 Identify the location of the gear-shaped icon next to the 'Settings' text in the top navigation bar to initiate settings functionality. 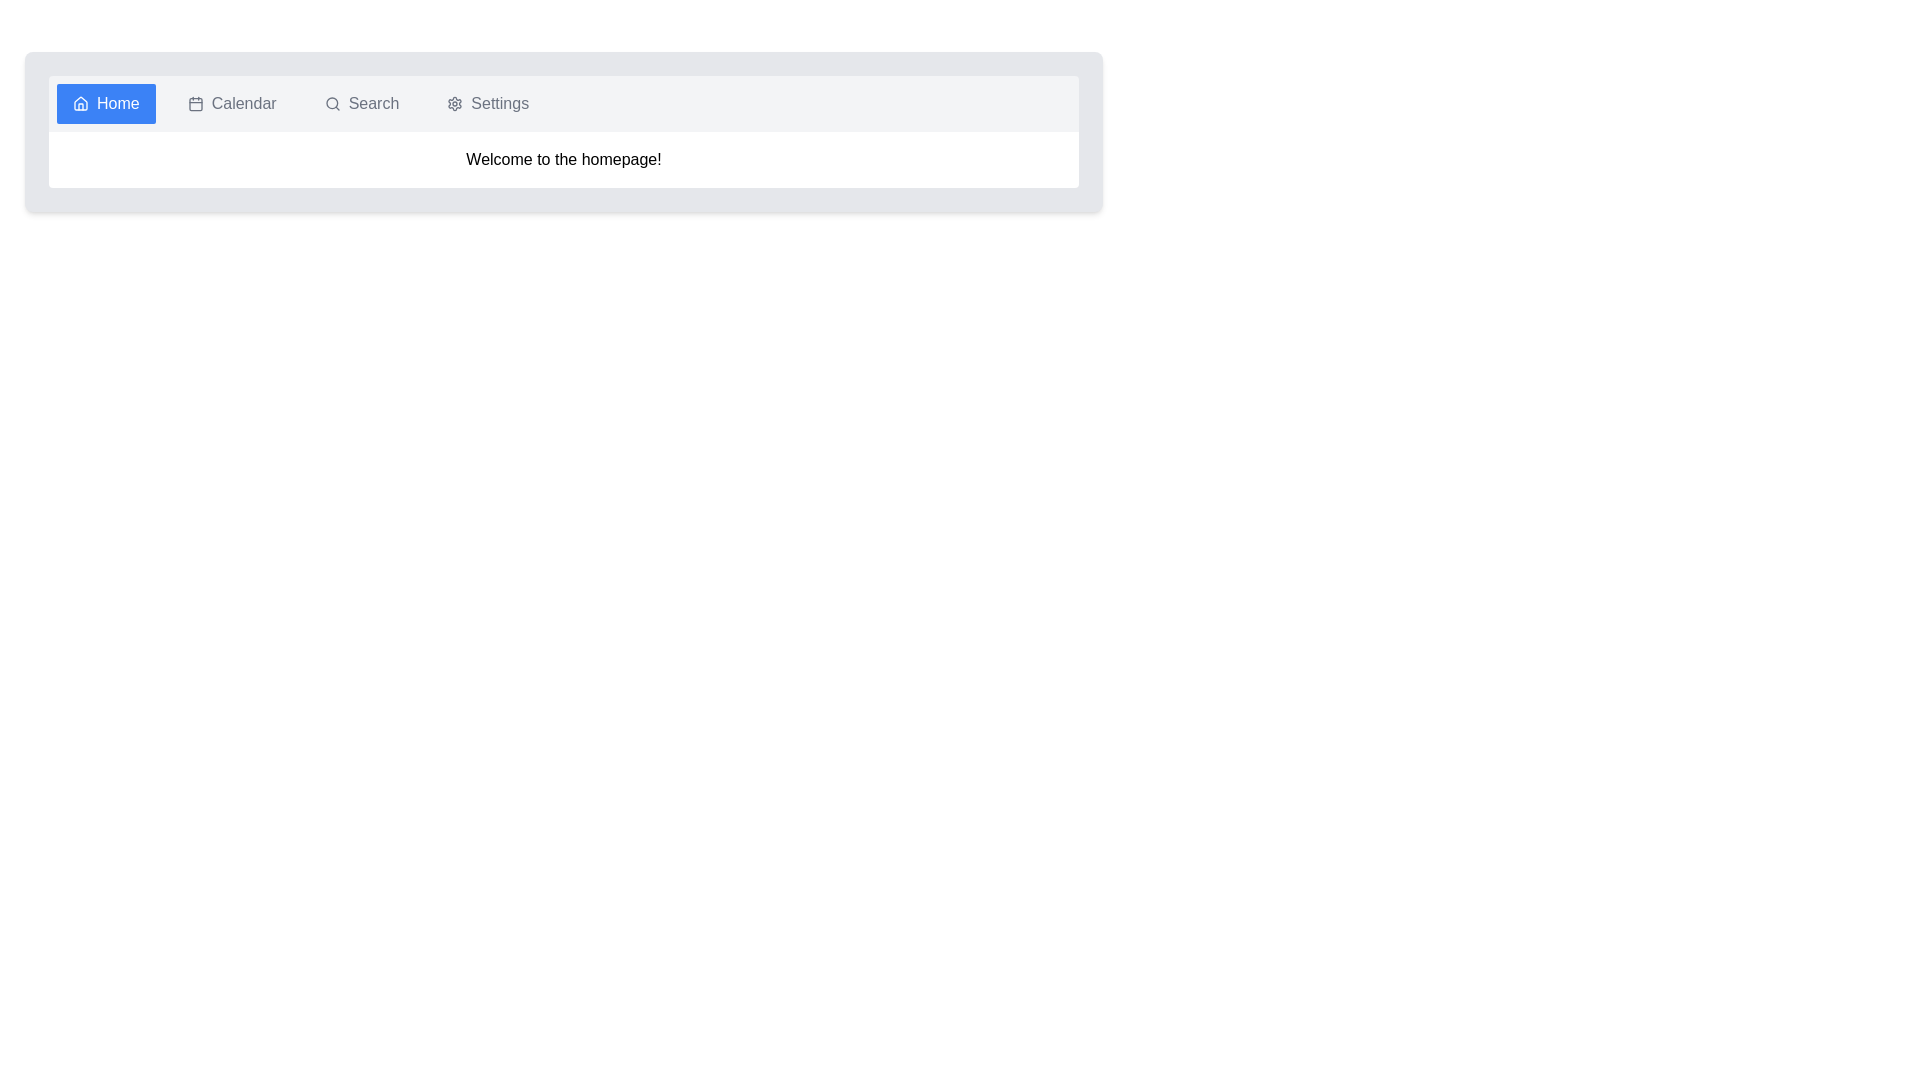
(454, 104).